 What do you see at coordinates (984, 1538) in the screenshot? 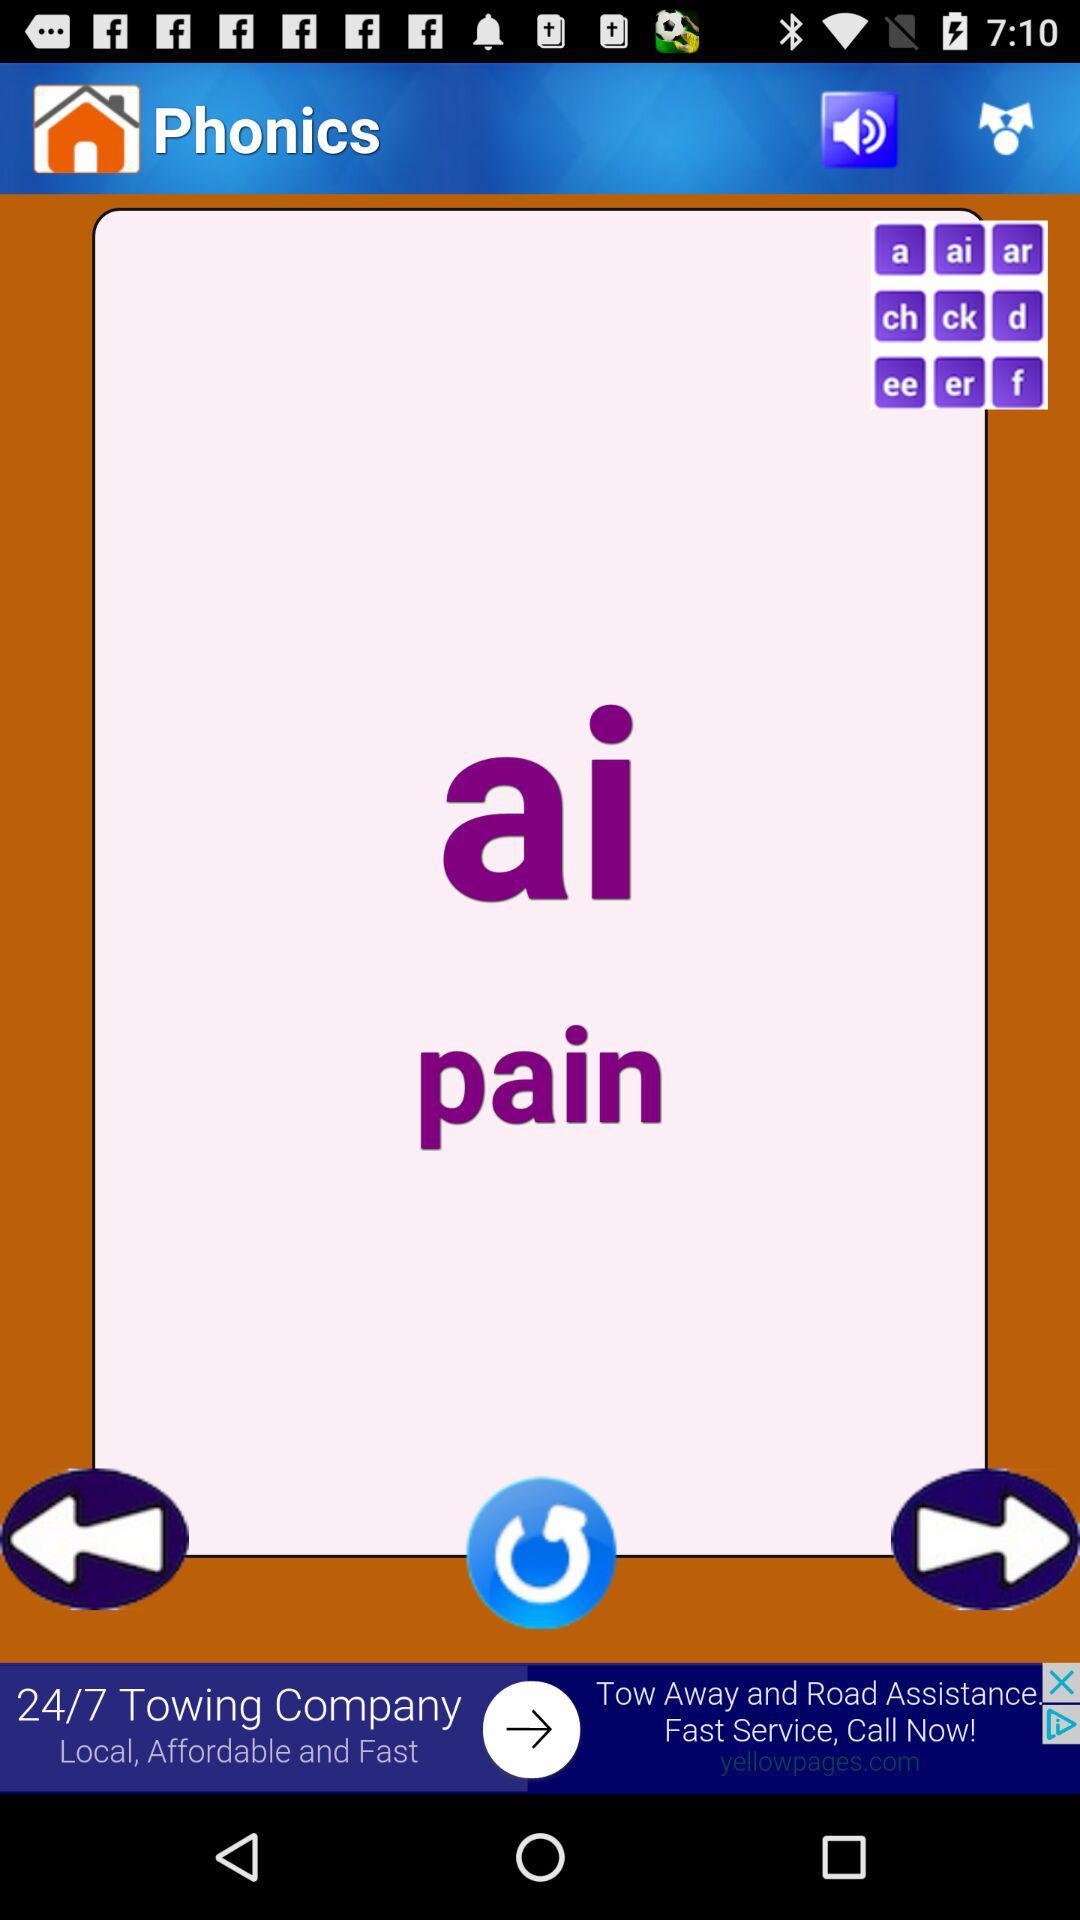
I see `the next word` at bounding box center [984, 1538].